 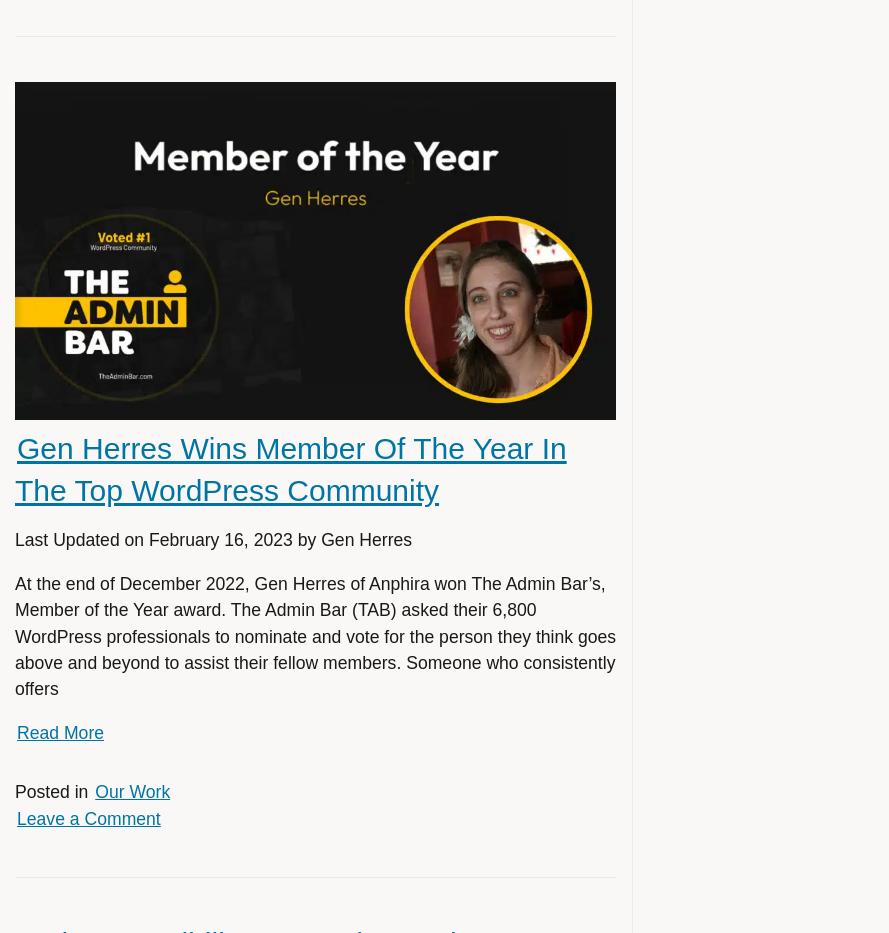 What do you see at coordinates (290, 468) in the screenshot?
I see `'Gen Herres wins Member of the Year in the top WordPress community'` at bounding box center [290, 468].